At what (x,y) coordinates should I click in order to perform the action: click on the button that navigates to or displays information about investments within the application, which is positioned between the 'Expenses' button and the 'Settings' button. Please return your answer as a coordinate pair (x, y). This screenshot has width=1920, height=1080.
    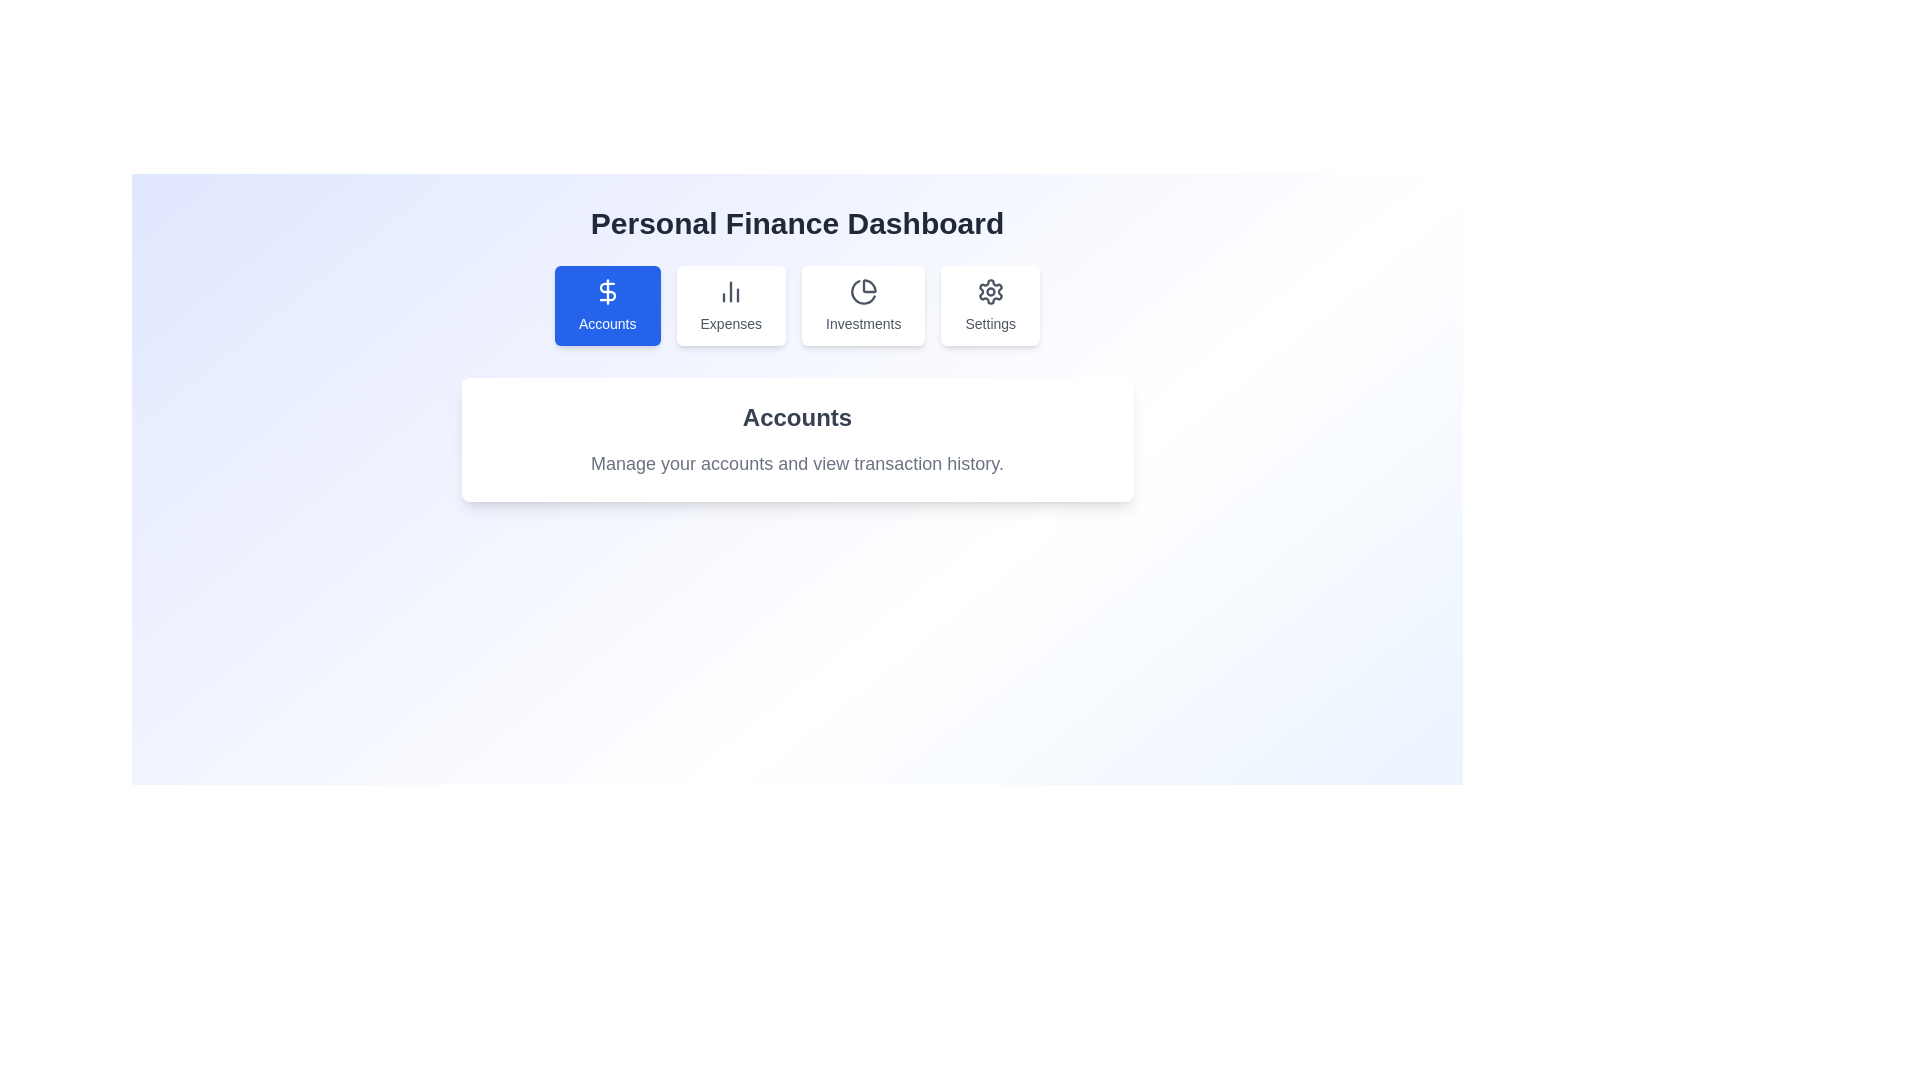
    Looking at the image, I should click on (863, 305).